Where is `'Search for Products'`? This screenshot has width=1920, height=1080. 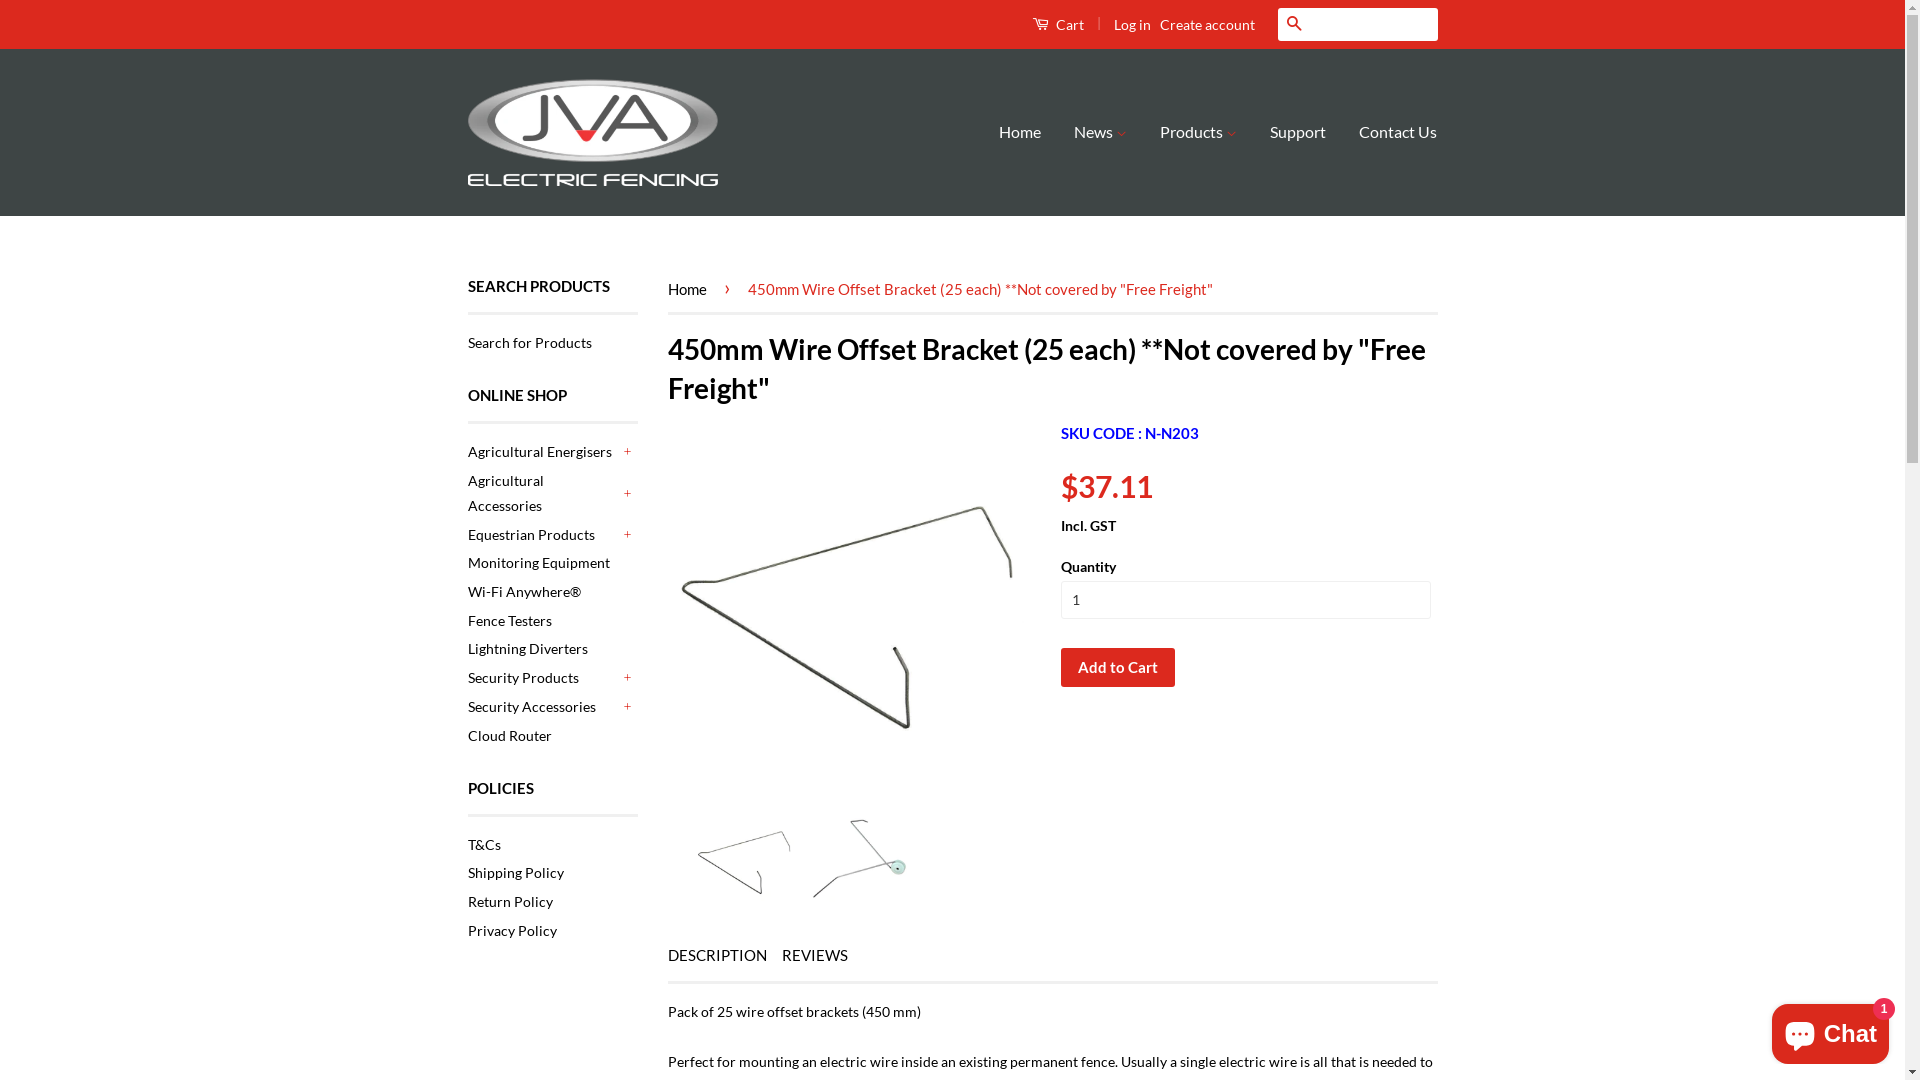
'Search for Products' is located at coordinates (529, 341).